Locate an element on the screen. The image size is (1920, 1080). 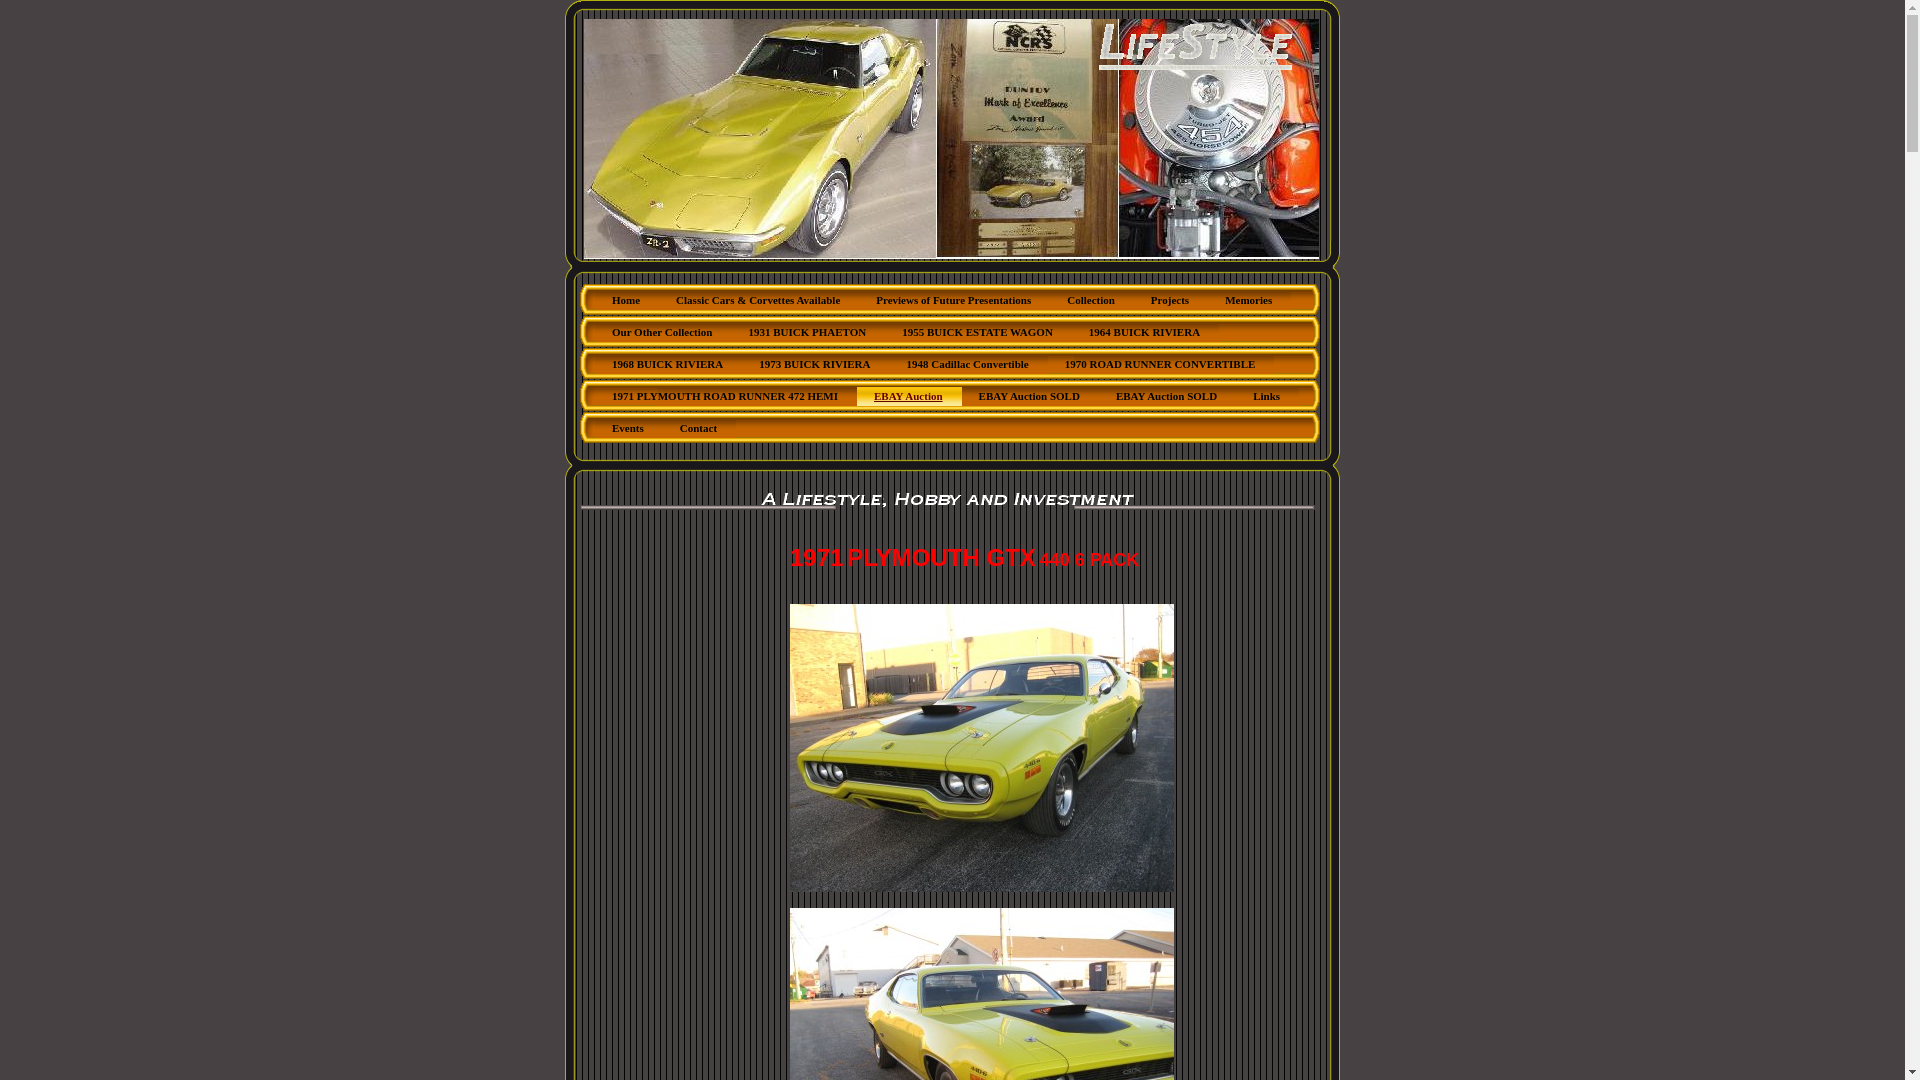
'1955 BUICK ESTATE WAGON' is located at coordinates (978, 332).